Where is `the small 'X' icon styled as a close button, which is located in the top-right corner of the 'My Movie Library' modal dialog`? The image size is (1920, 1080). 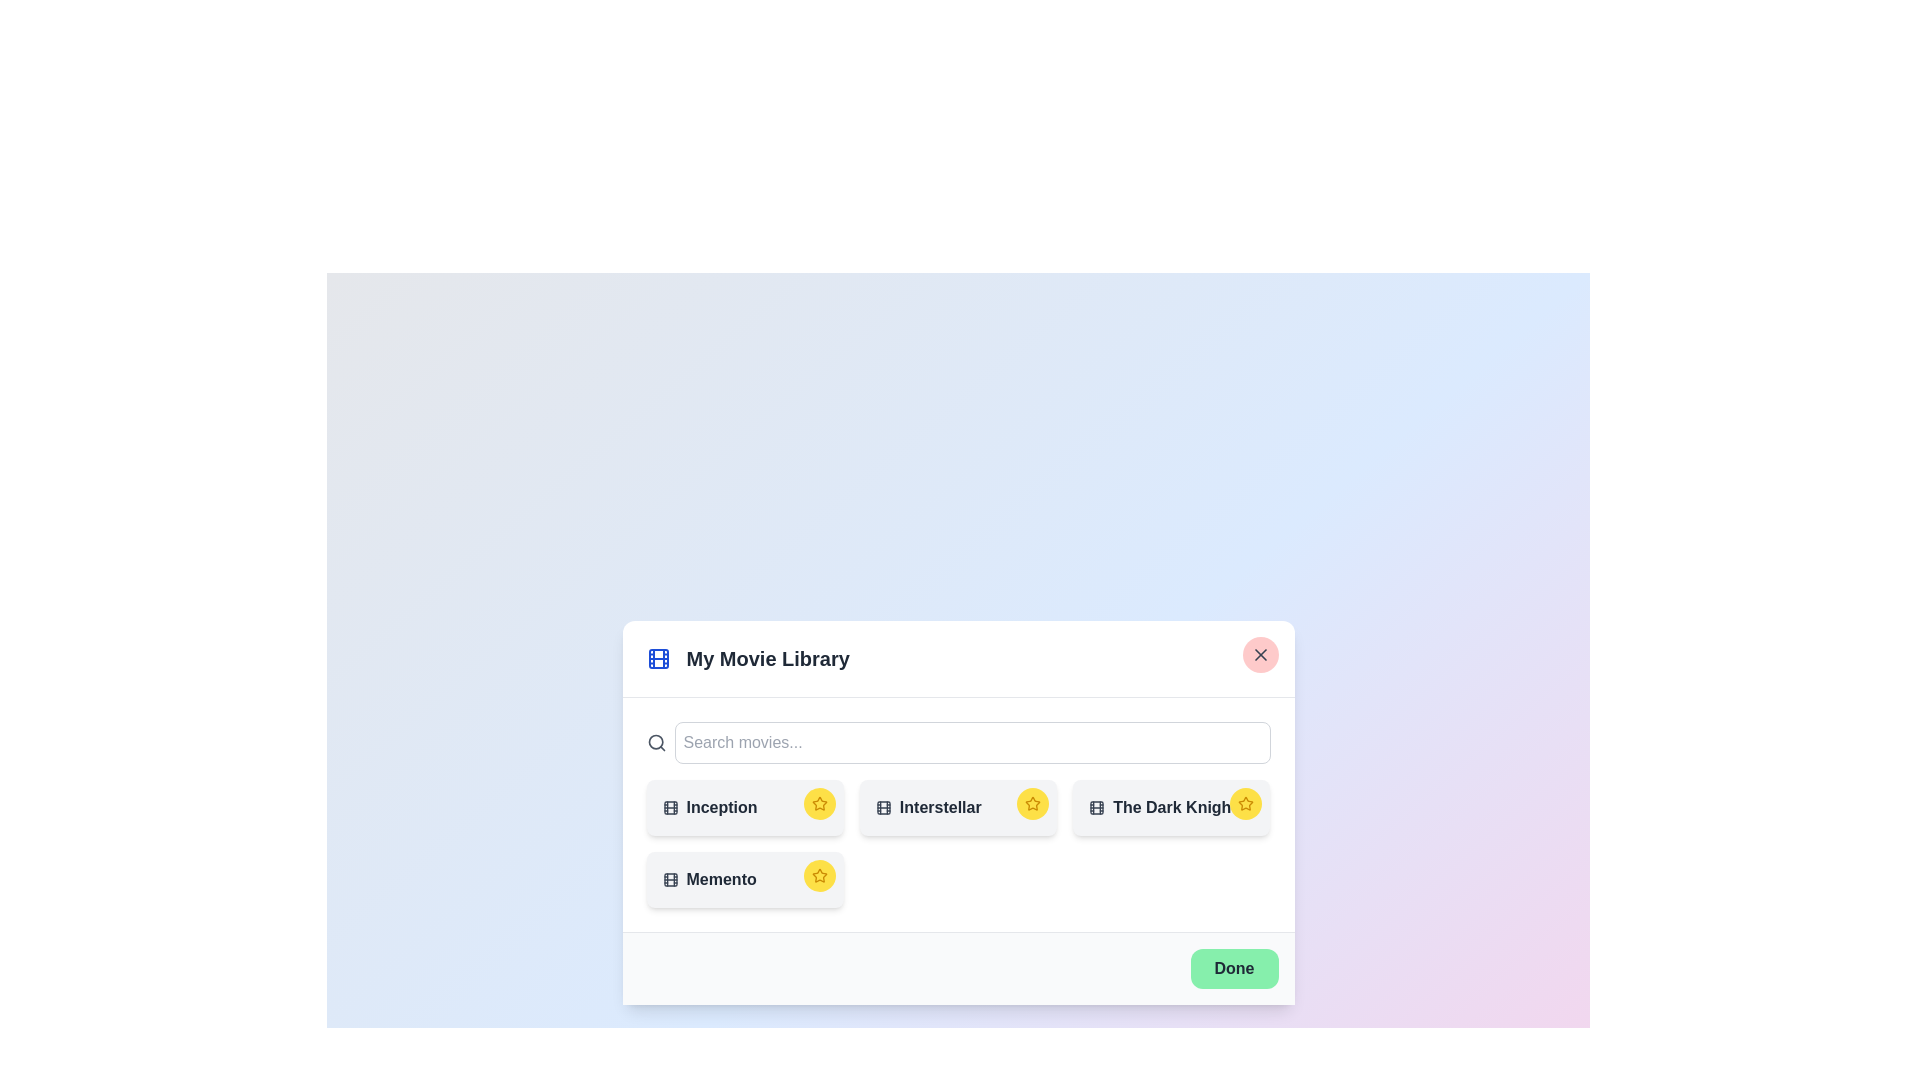
the small 'X' icon styled as a close button, which is located in the top-right corner of the 'My Movie Library' modal dialog is located at coordinates (1259, 655).